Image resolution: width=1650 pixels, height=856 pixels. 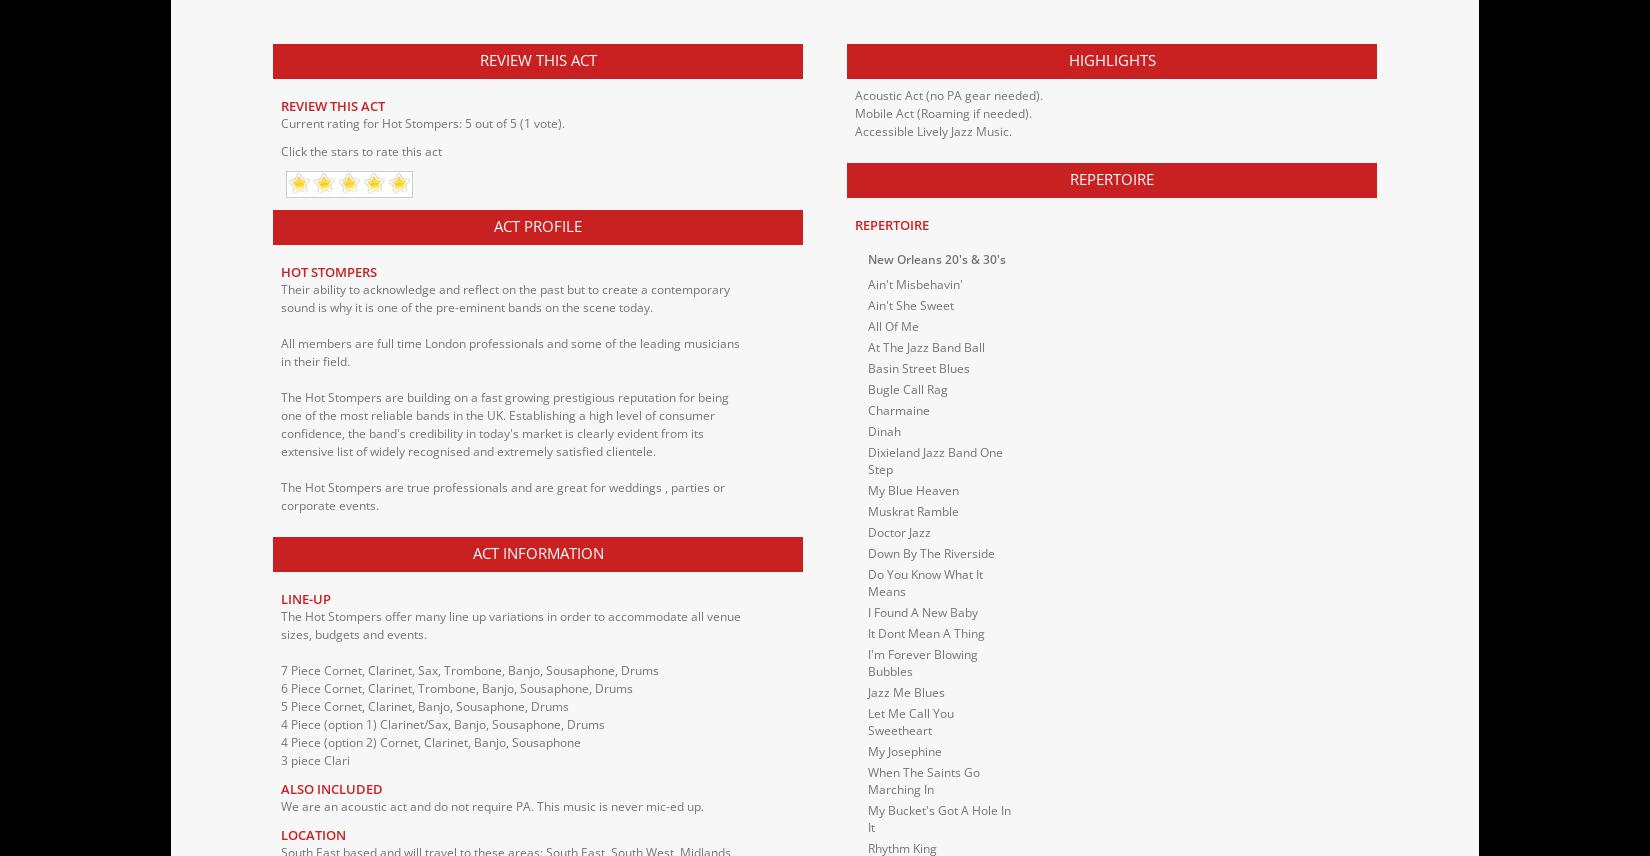 I want to click on 'At The Jazz Band Ball', so click(x=926, y=345).